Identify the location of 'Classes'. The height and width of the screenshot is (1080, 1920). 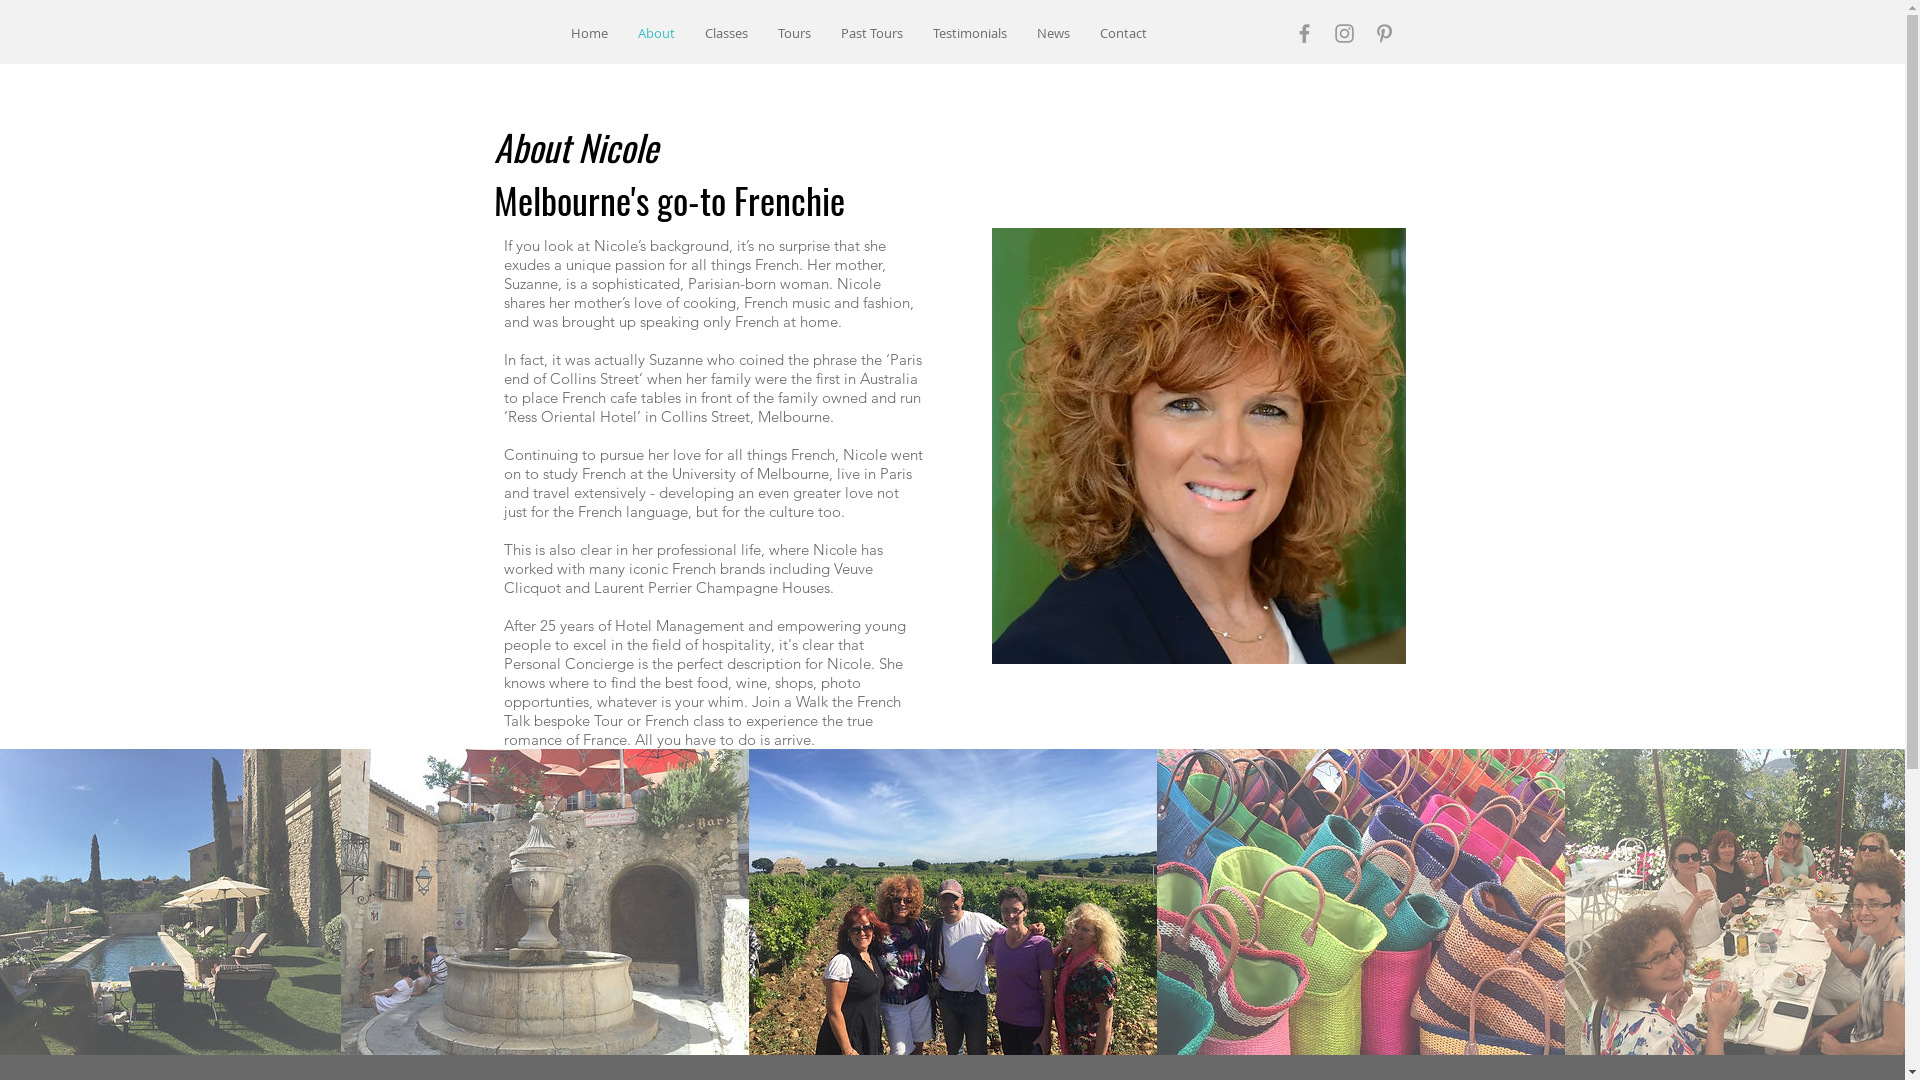
(725, 33).